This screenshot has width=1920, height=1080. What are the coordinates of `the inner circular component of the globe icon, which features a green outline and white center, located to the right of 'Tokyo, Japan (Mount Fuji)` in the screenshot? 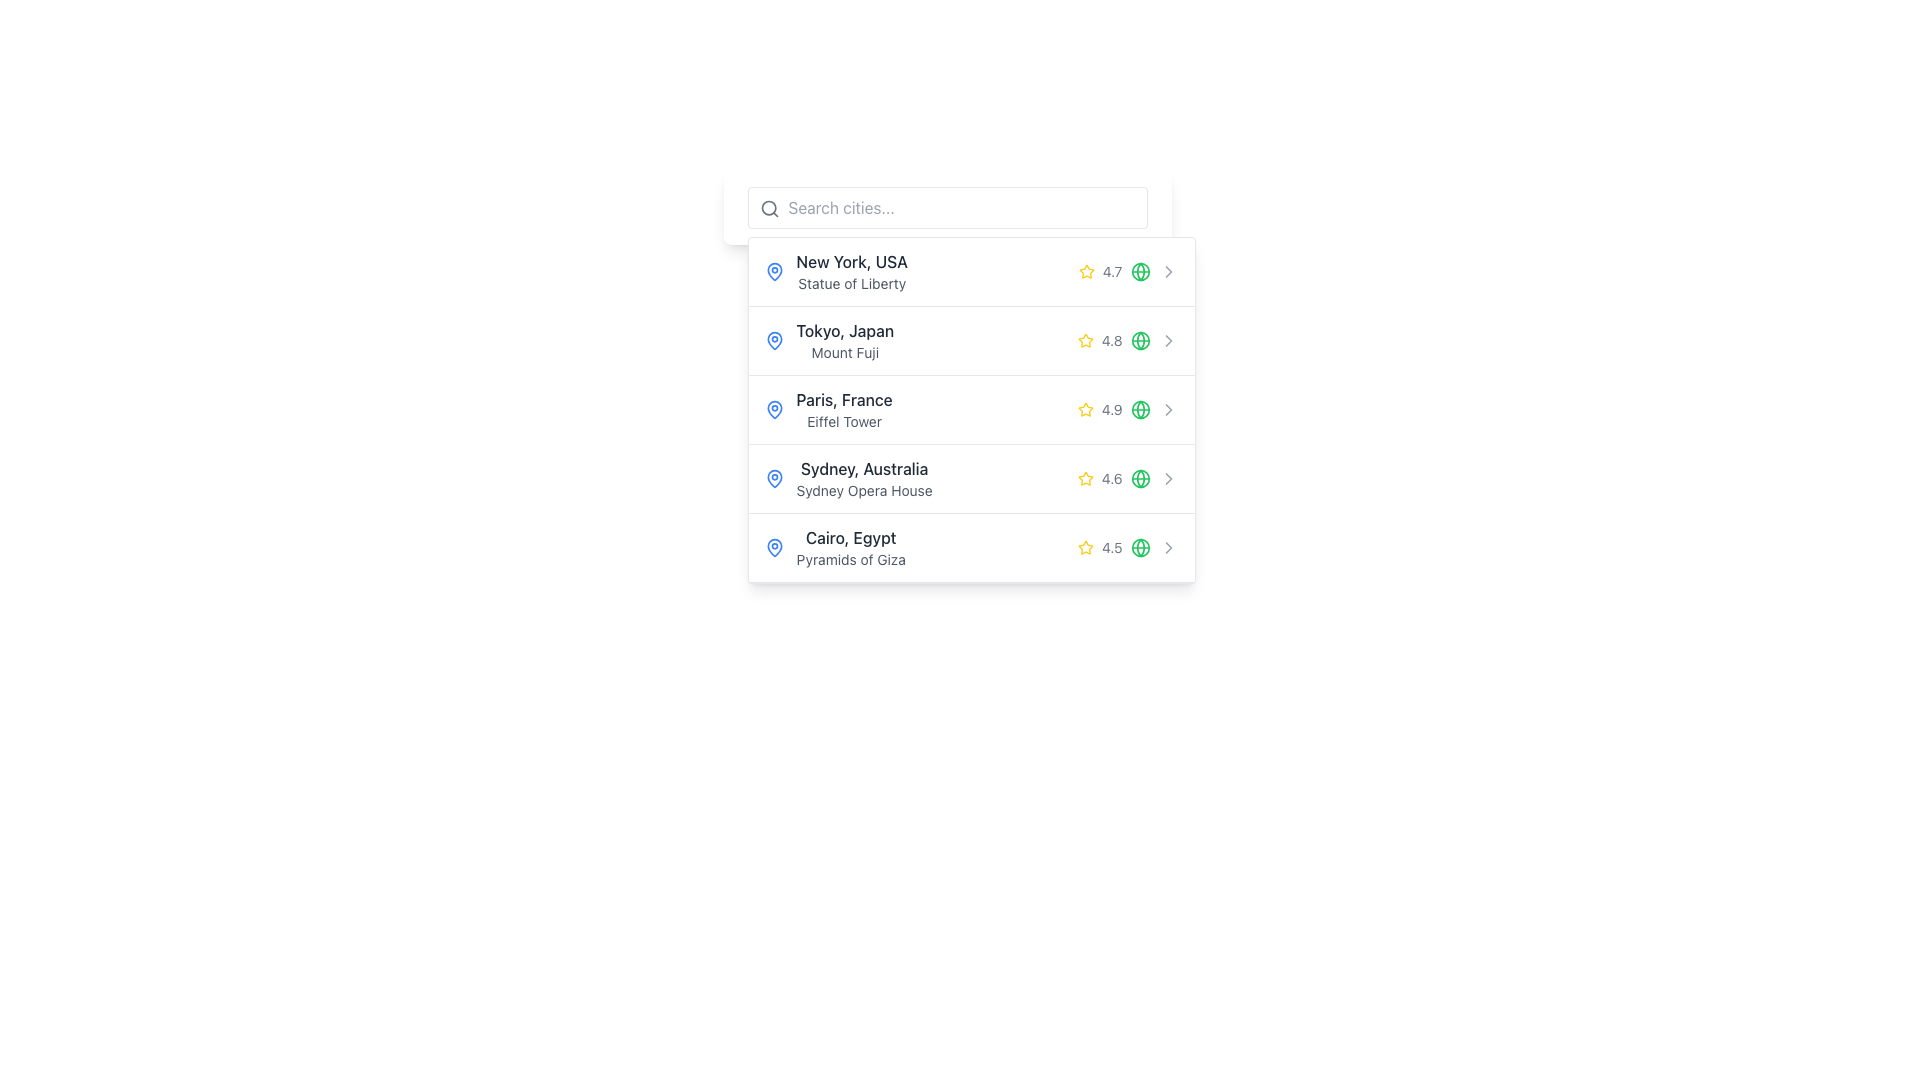 It's located at (1140, 339).